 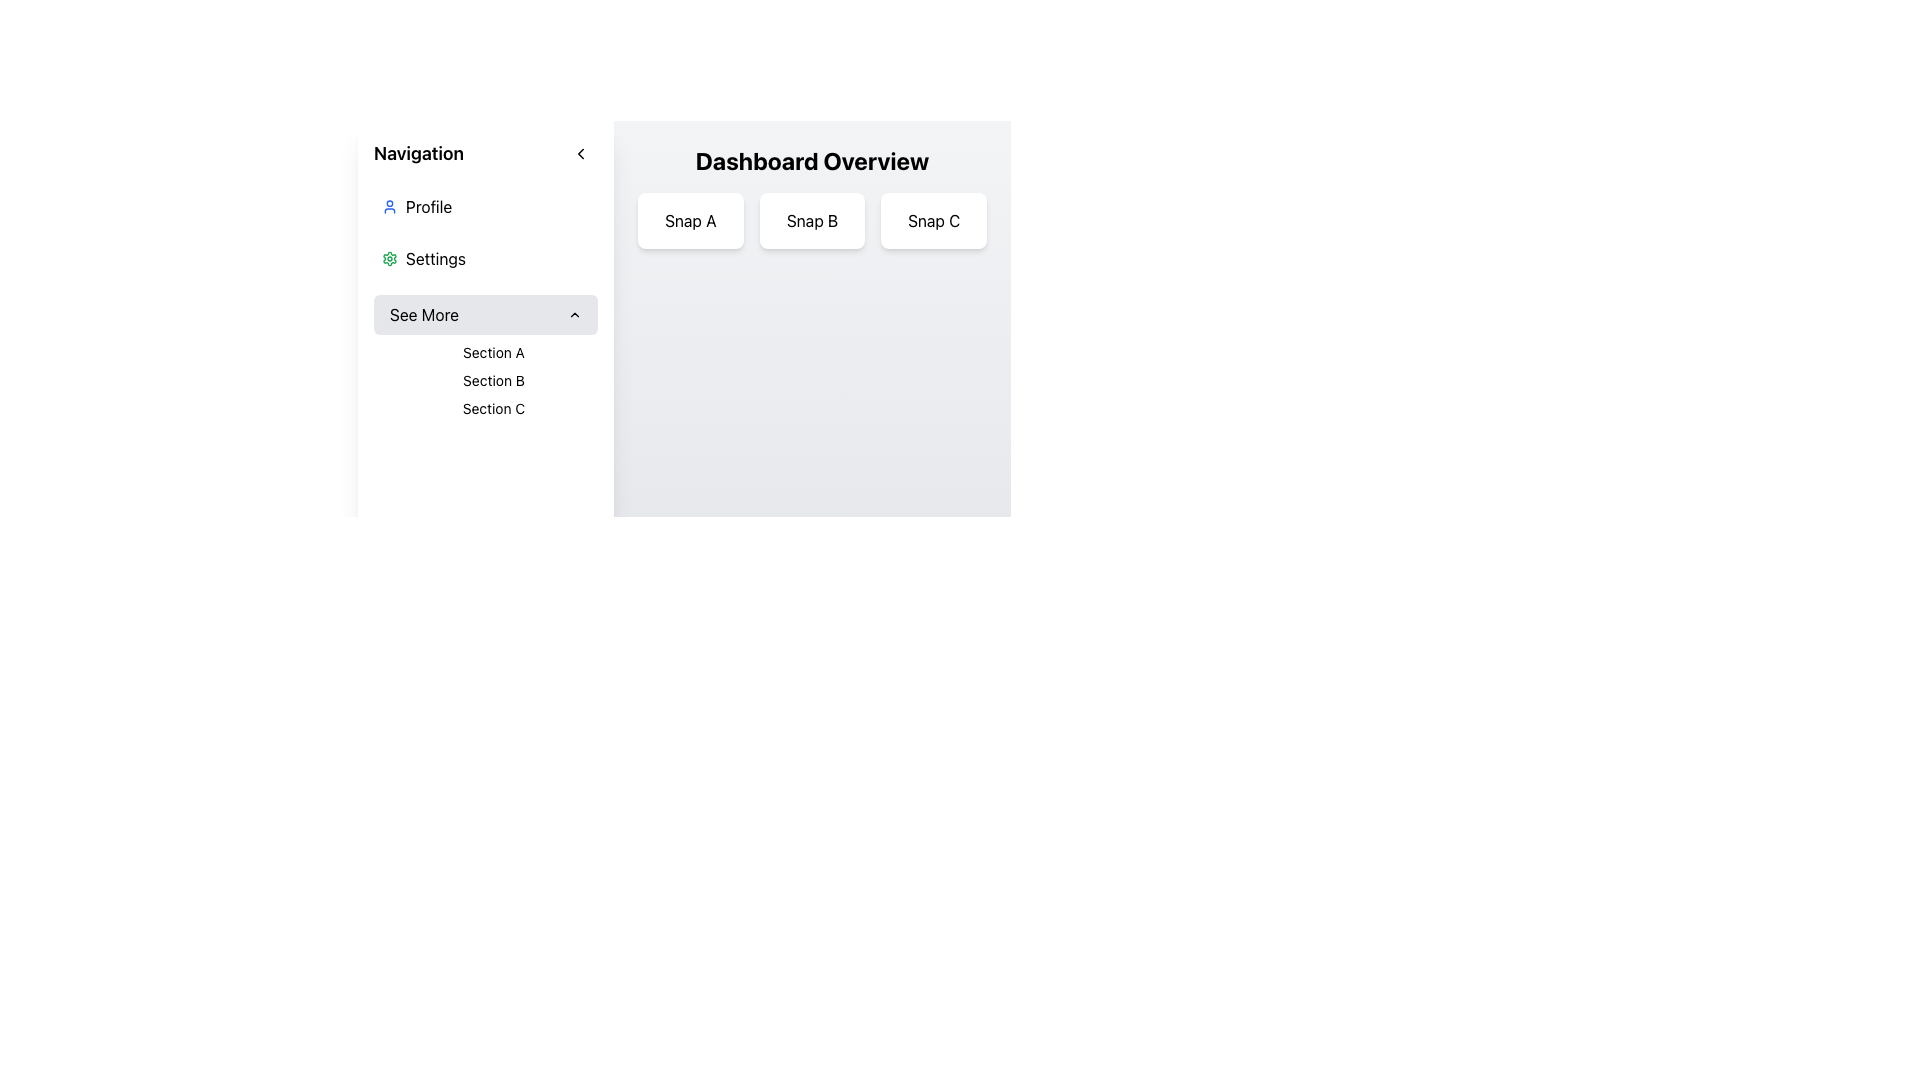 I want to click on the Text Display Card labeled 'Snap B', which is the second card in a horizontal grid layout beneath the 'Dashboard Overview' header, so click(x=812, y=220).